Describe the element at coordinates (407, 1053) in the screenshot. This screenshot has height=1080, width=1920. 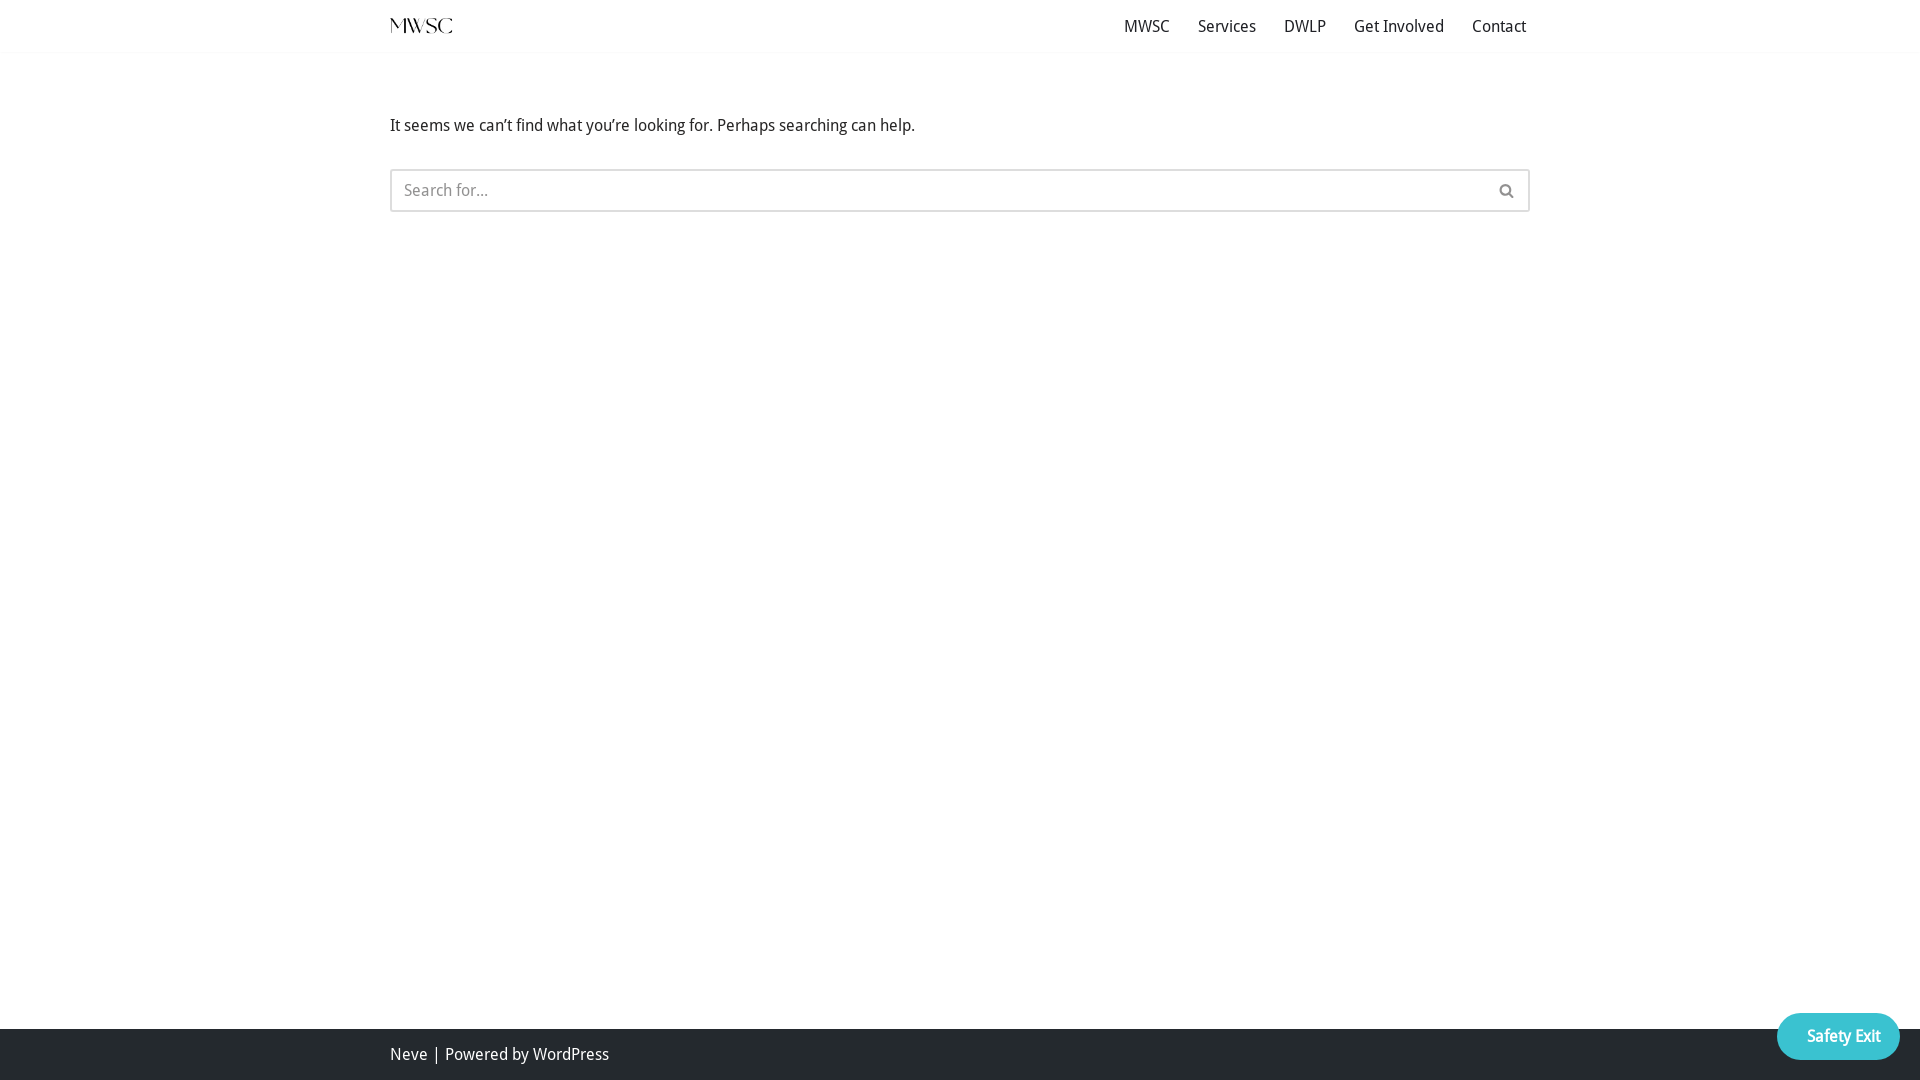
I see `'Neve'` at that location.